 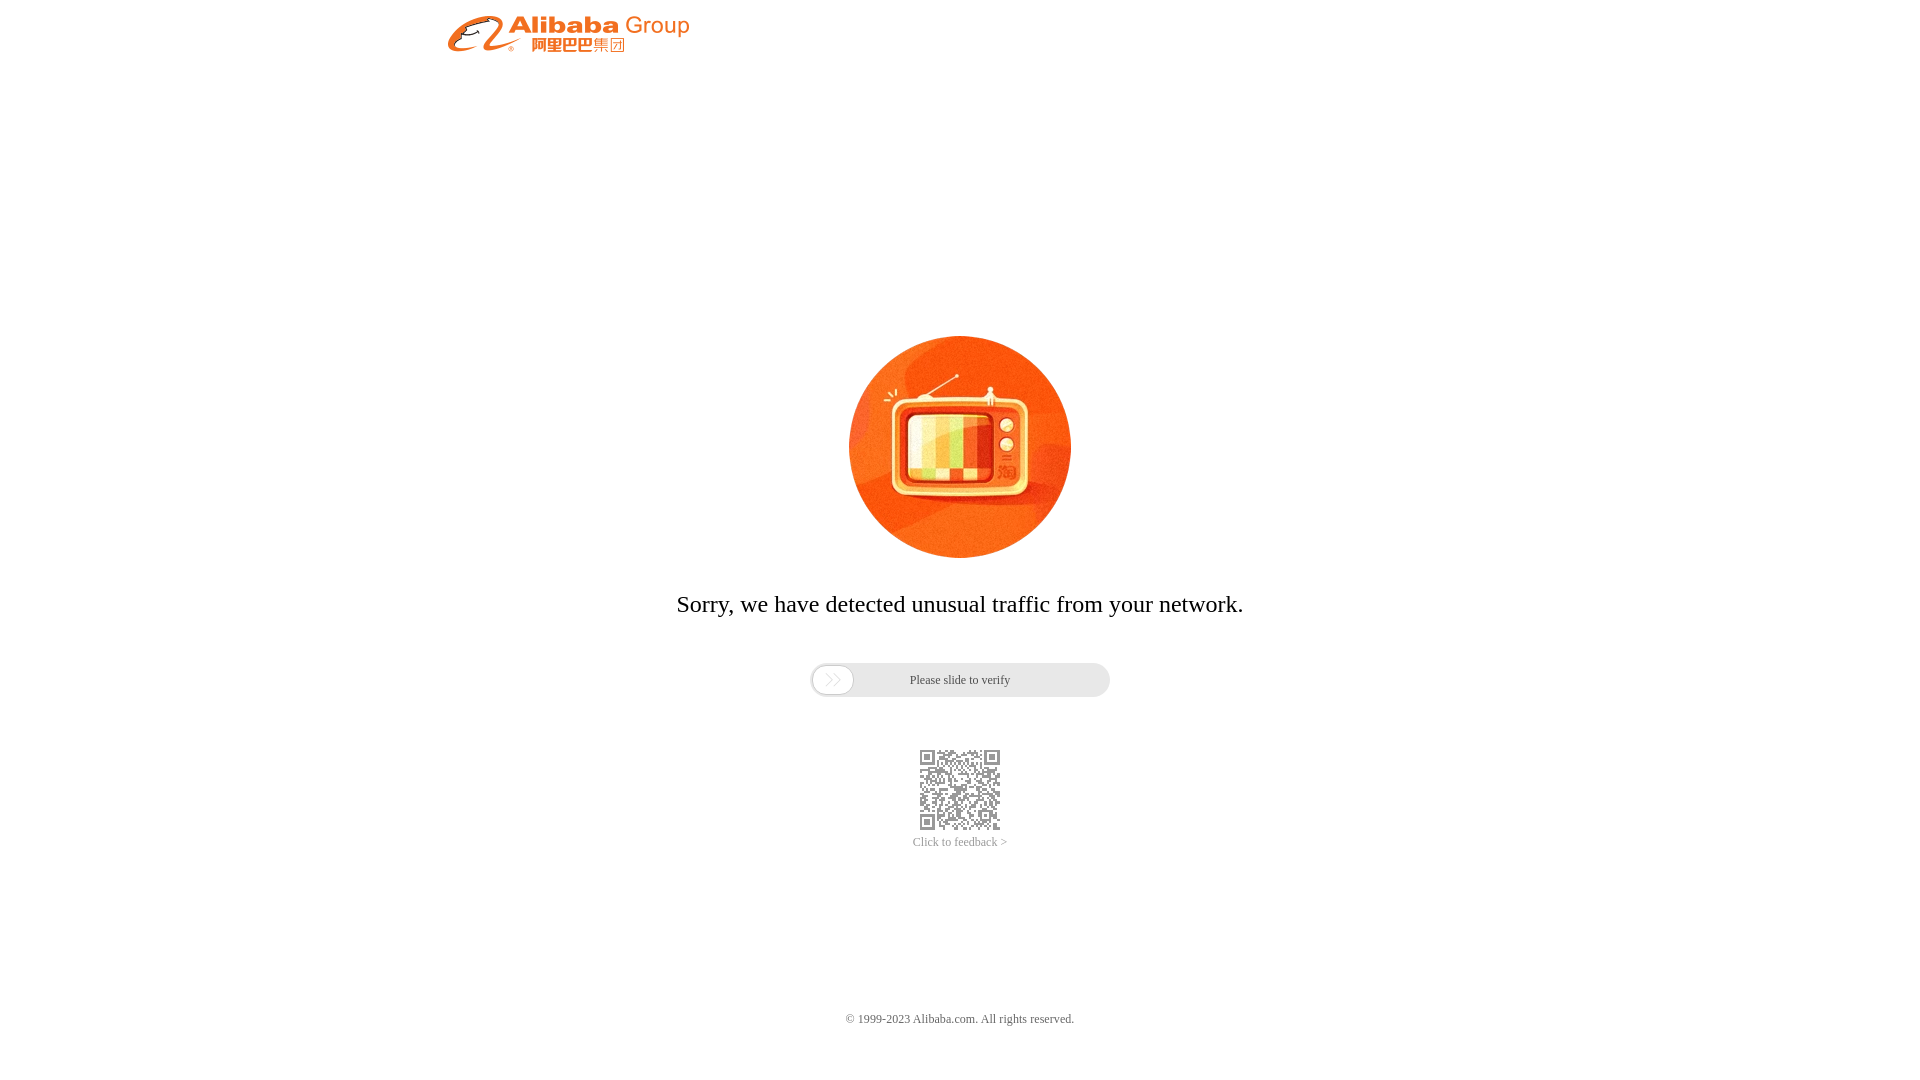 I want to click on 'Click to feedback >', so click(x=960, y=842).